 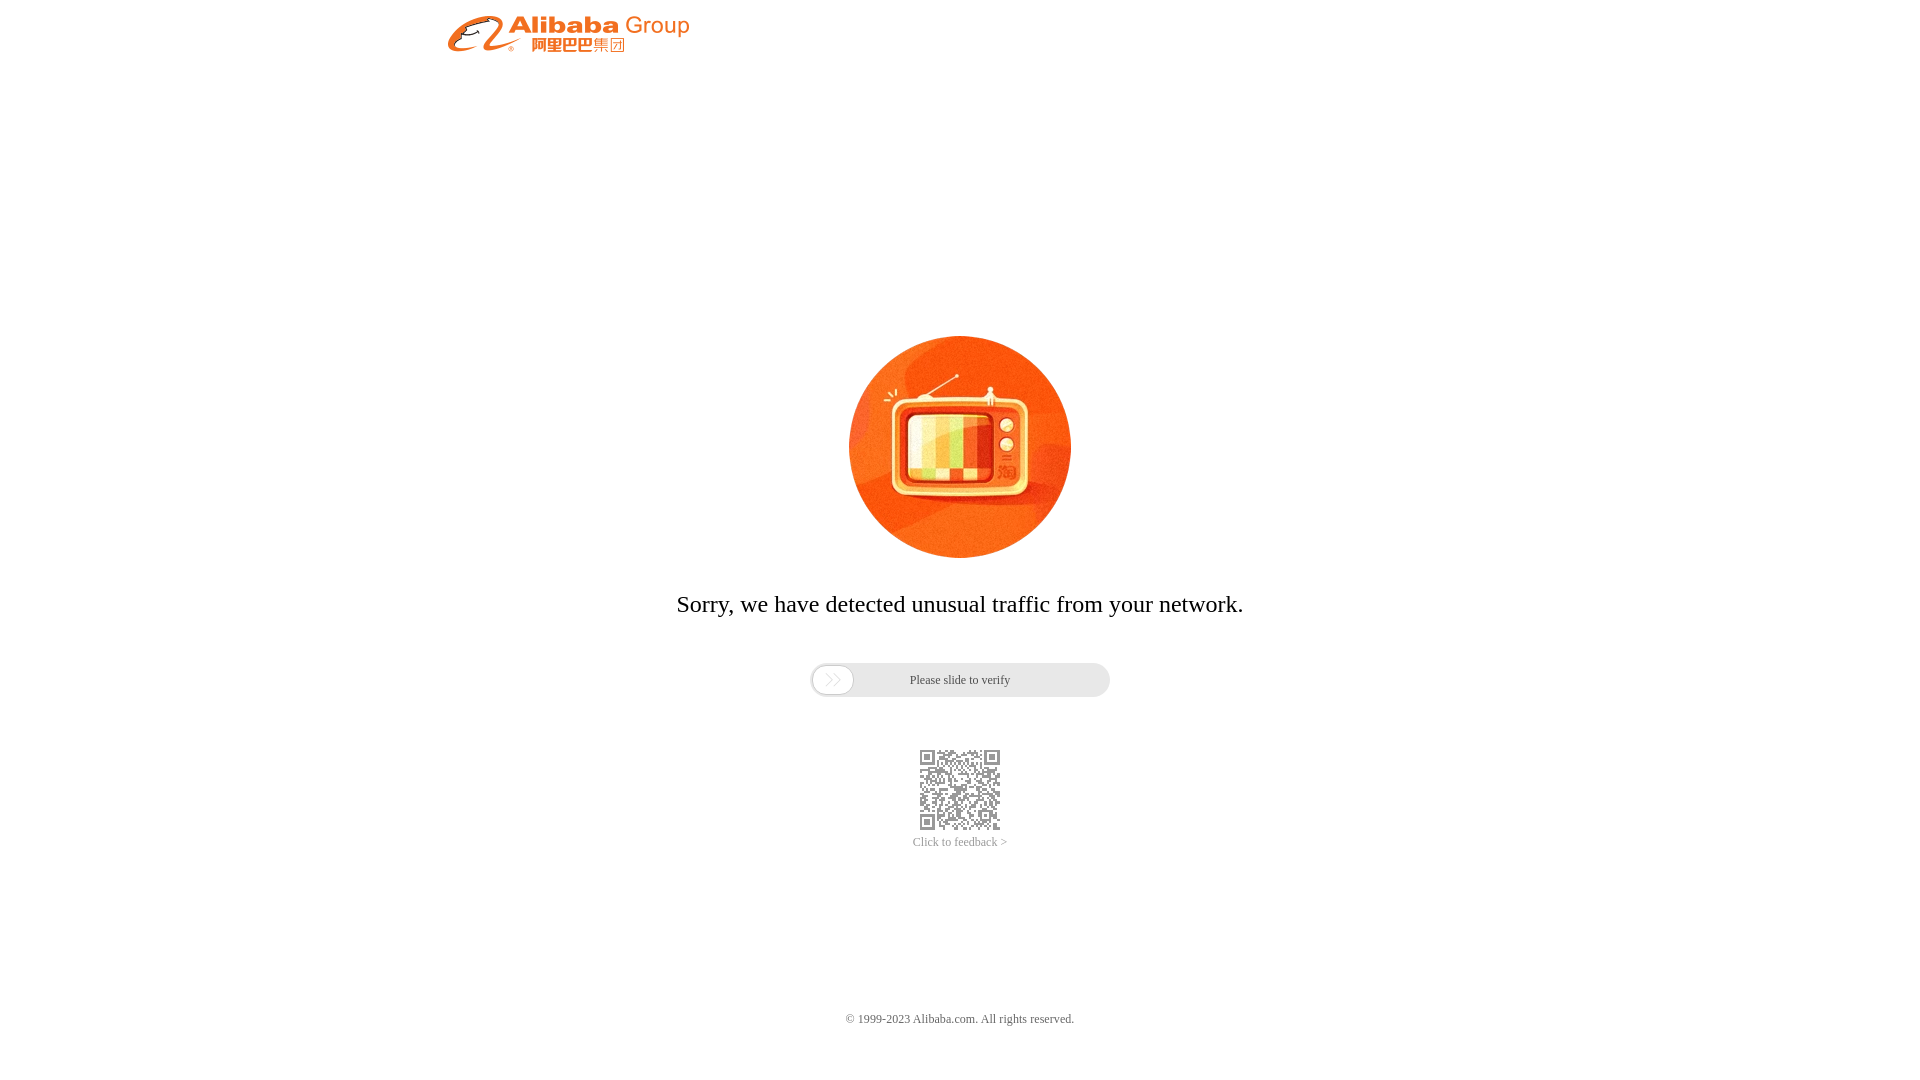 I want to click on 'Click to feedback >', so click(x=960, y=842).